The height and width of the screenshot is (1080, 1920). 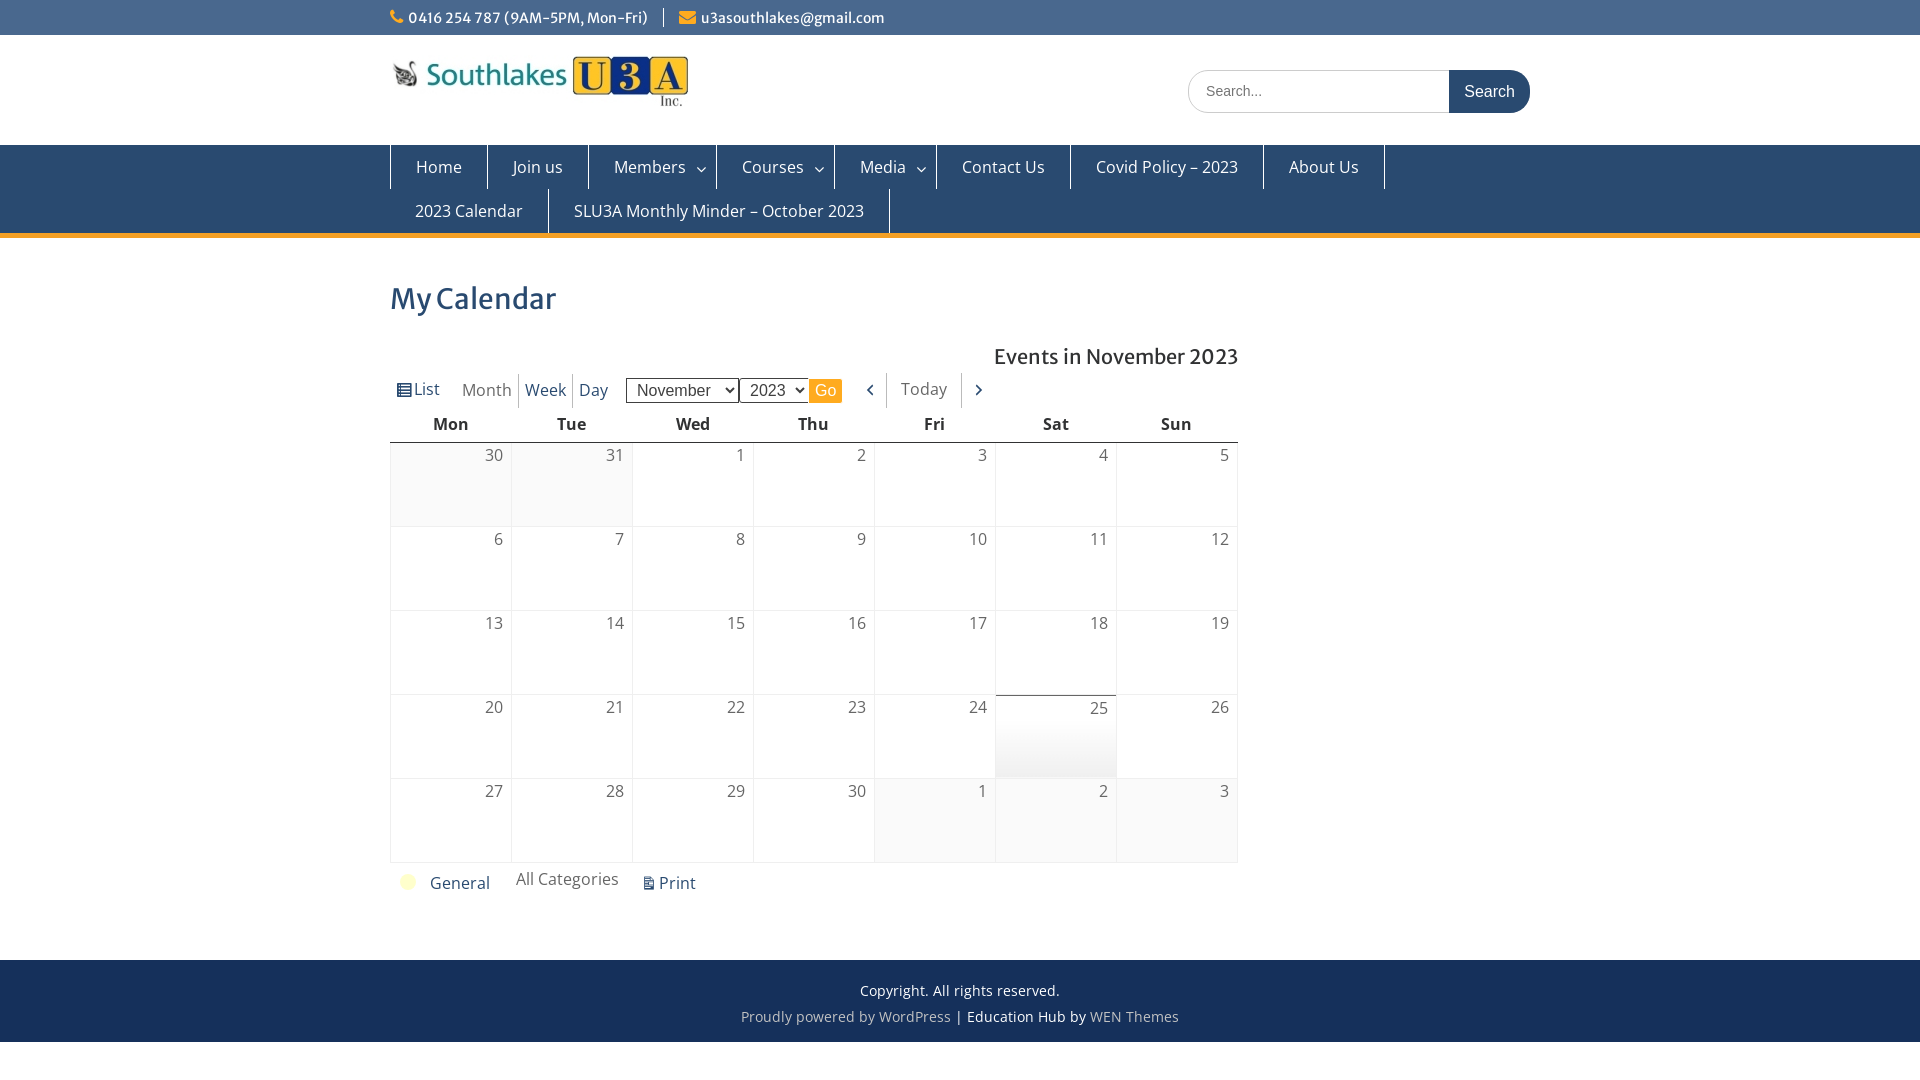 What do you see at coordinates (468, 211) in the screenshot?
I see `'2023 Calendar'` at bounding box center [468, 211].